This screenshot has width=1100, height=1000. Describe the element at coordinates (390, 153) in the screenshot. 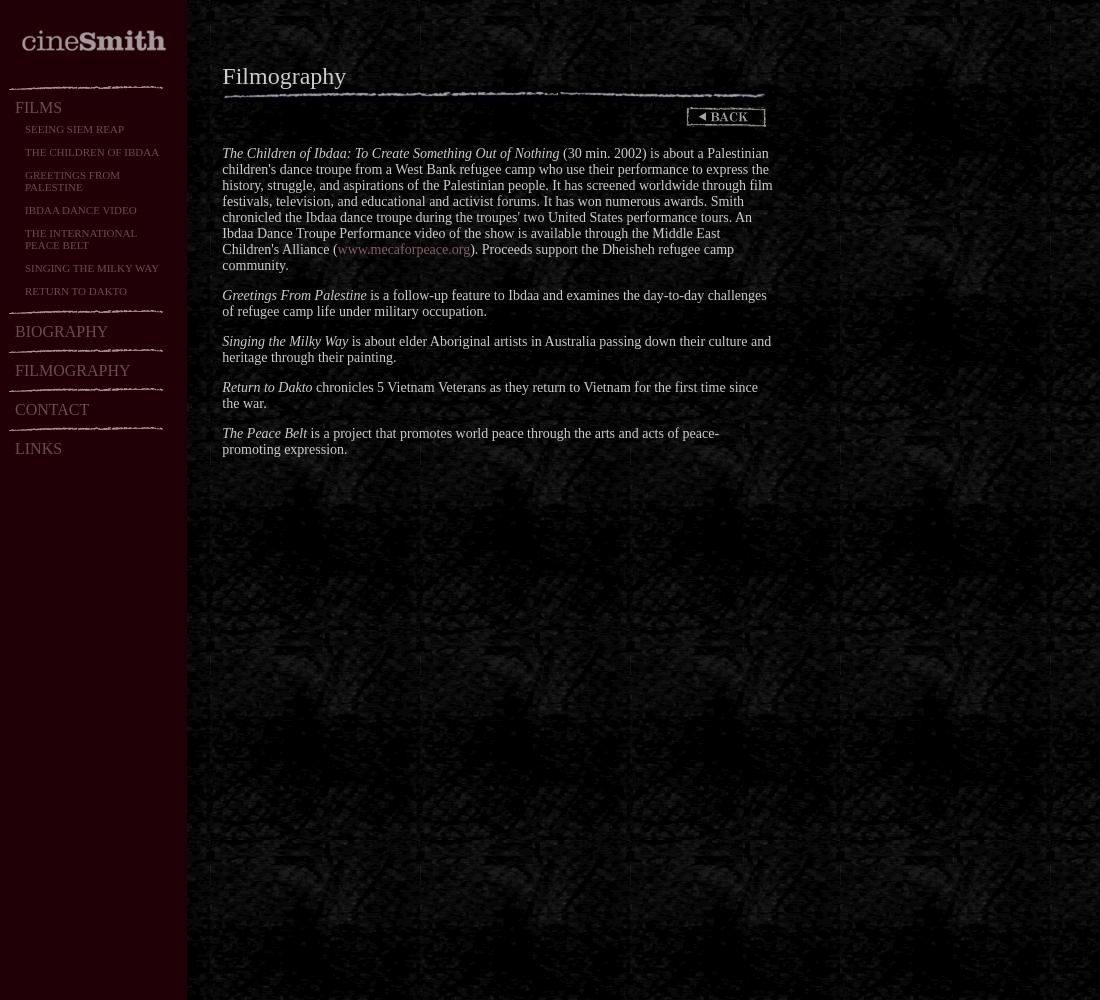

I see `'The Children of Ibdaa: To Create Something Out of Nothing'` at that location.